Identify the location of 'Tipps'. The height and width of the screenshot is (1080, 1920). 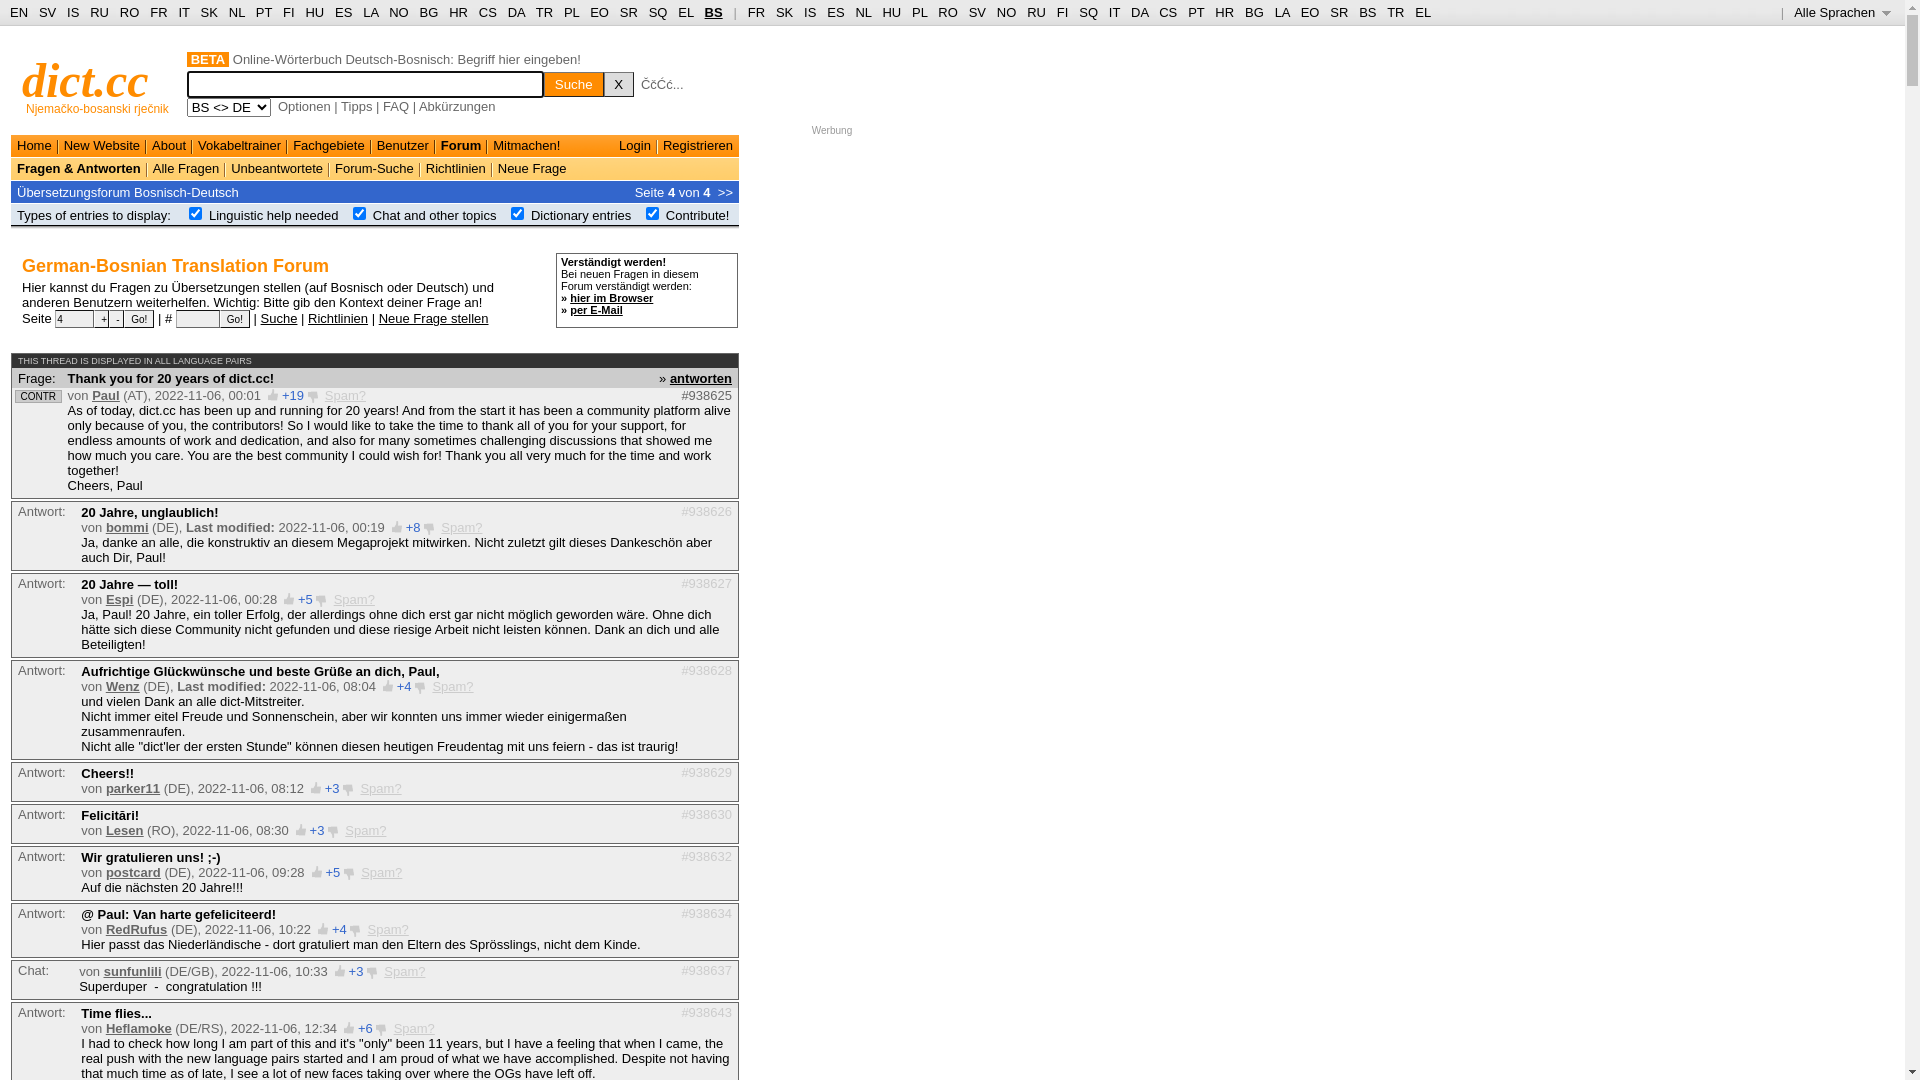
(356, 106).